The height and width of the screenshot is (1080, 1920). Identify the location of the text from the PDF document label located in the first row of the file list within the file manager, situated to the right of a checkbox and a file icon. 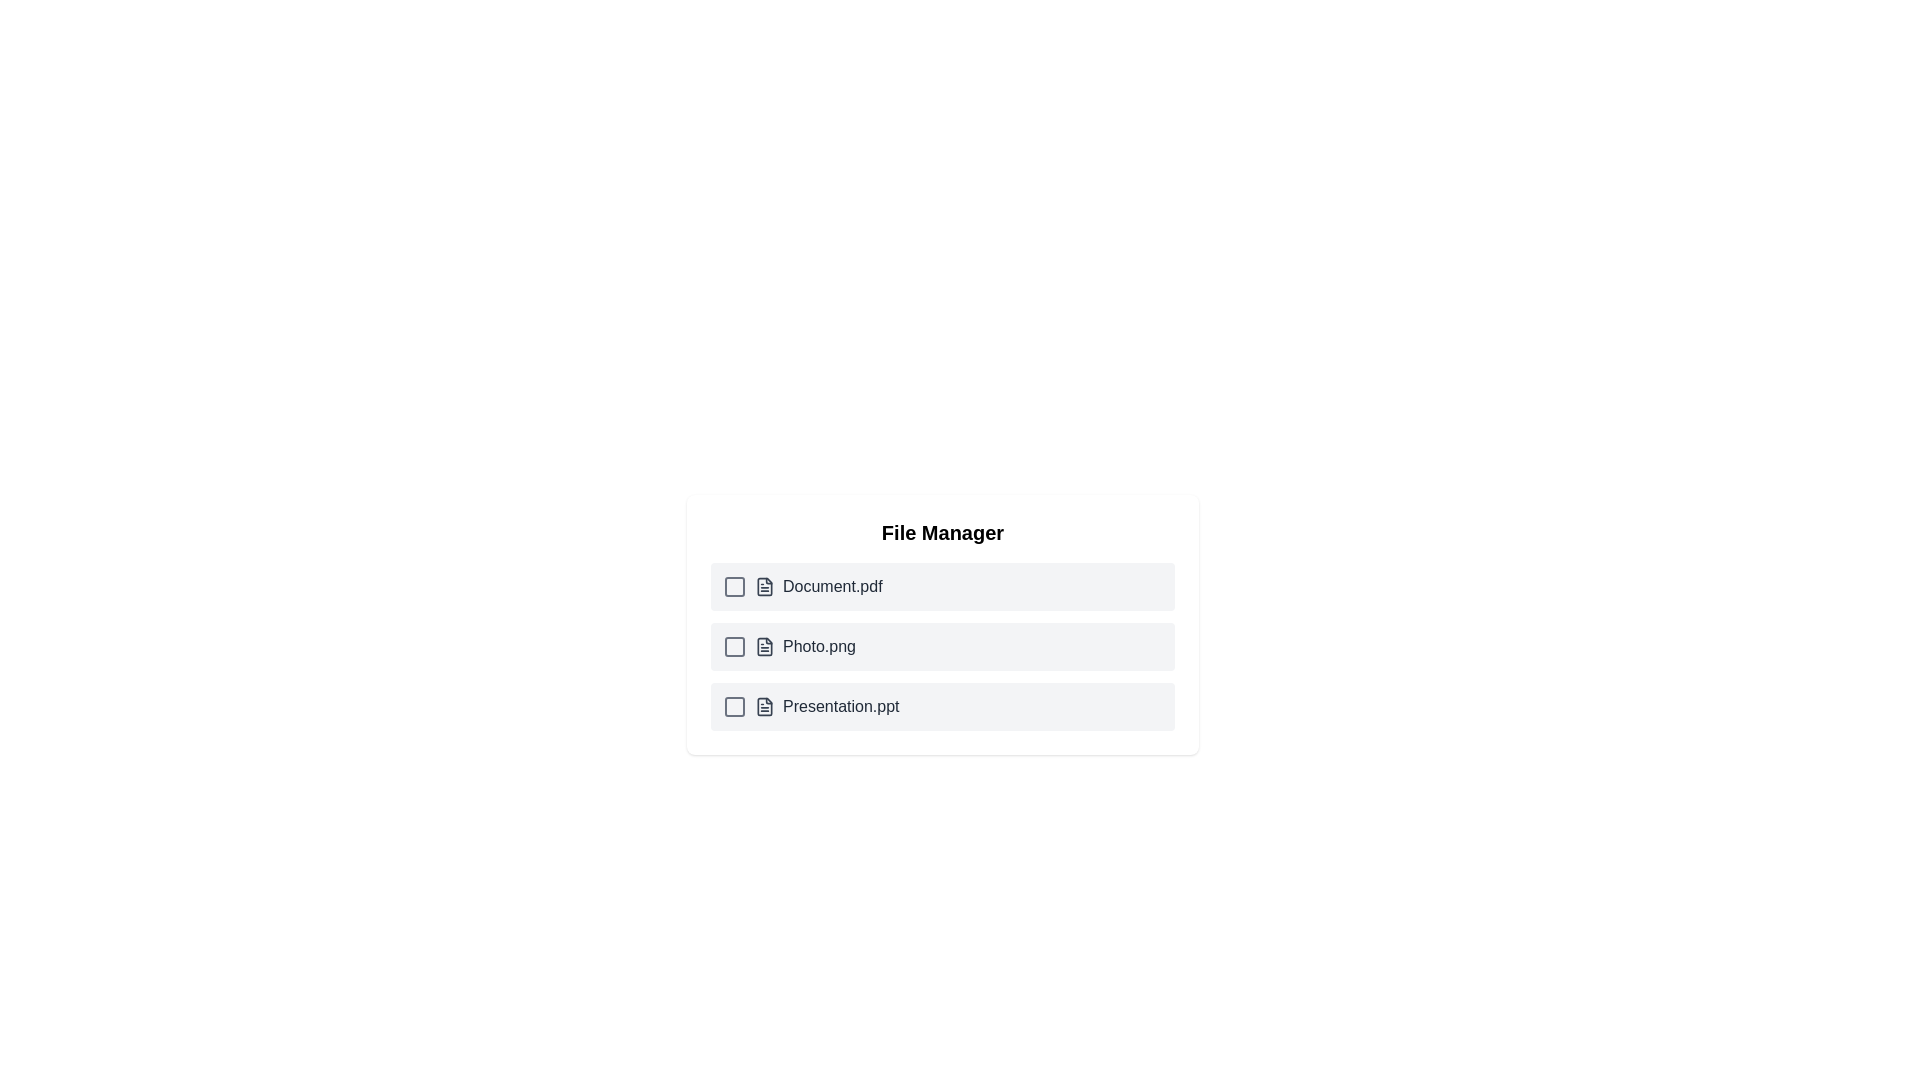
(832, 585).